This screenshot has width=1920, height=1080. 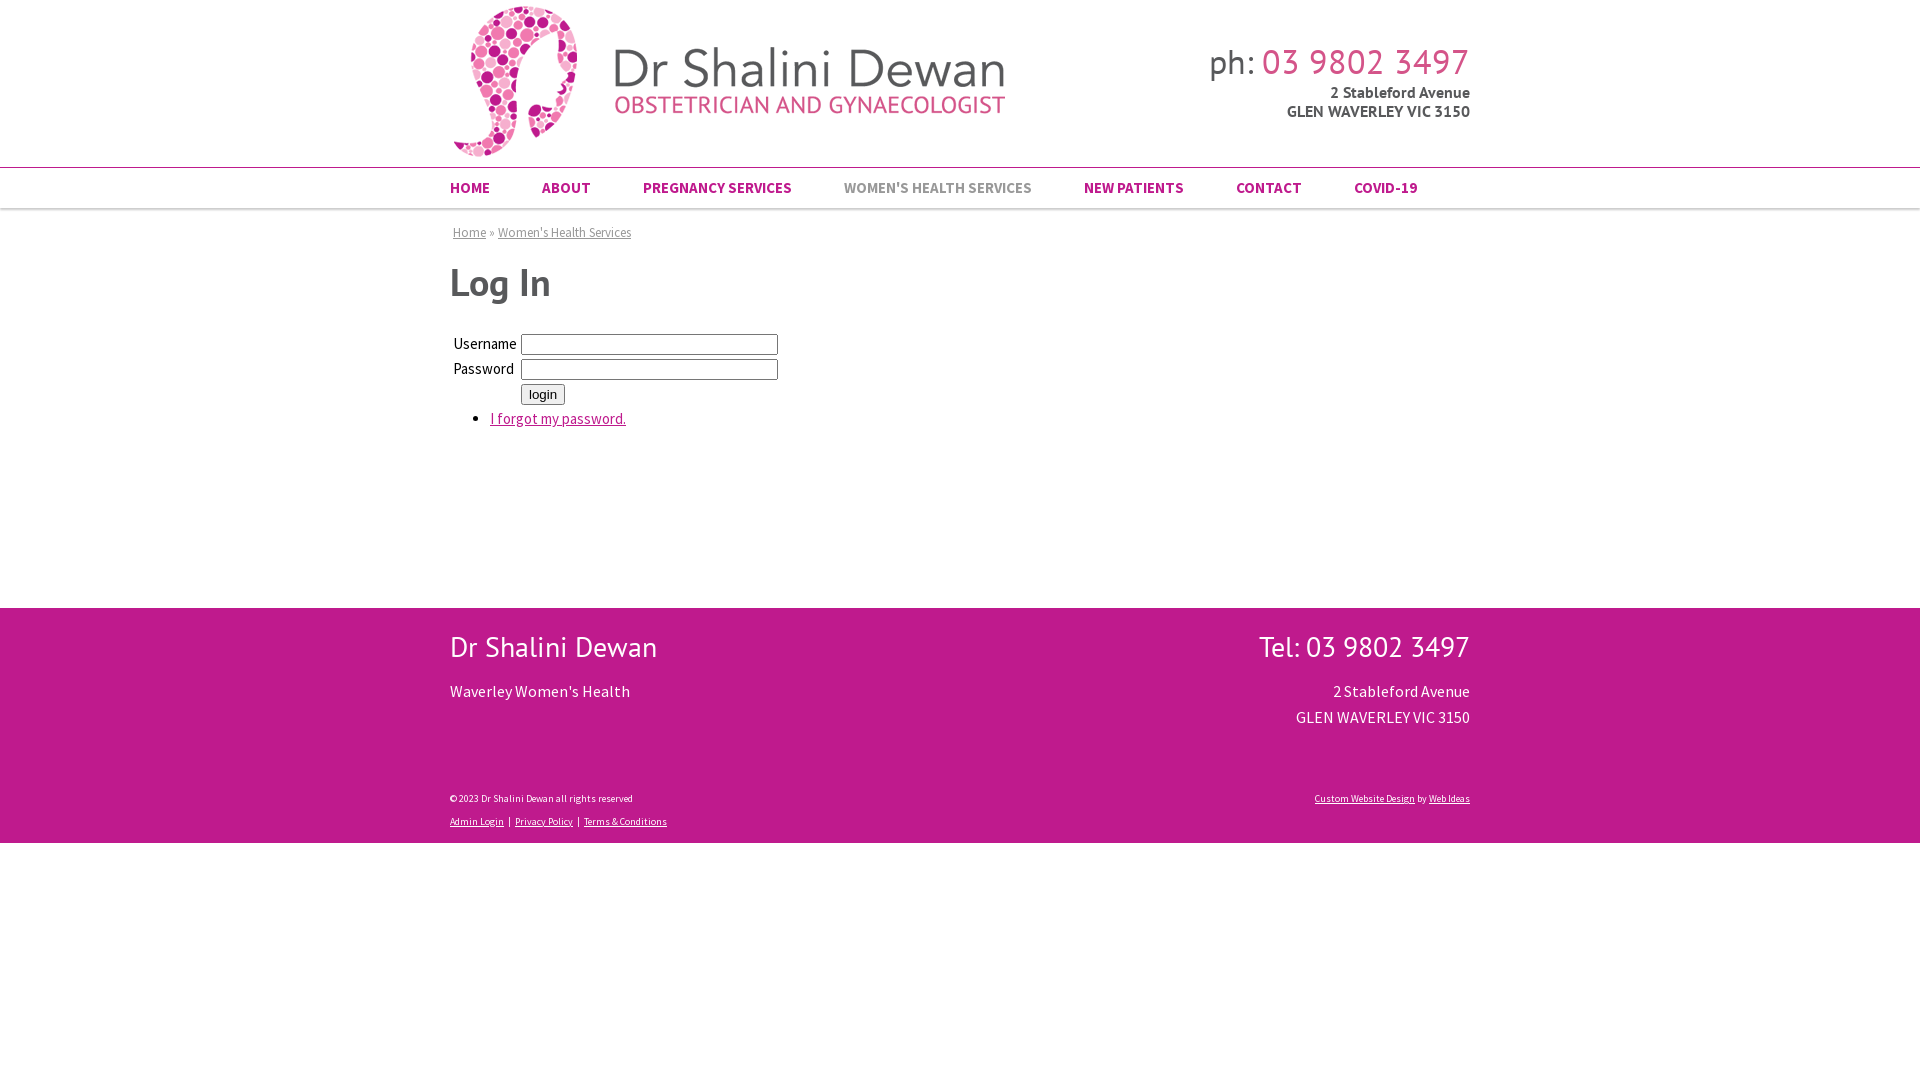 I want to click on 'I forgot my password.', so click(x=489, y=417).